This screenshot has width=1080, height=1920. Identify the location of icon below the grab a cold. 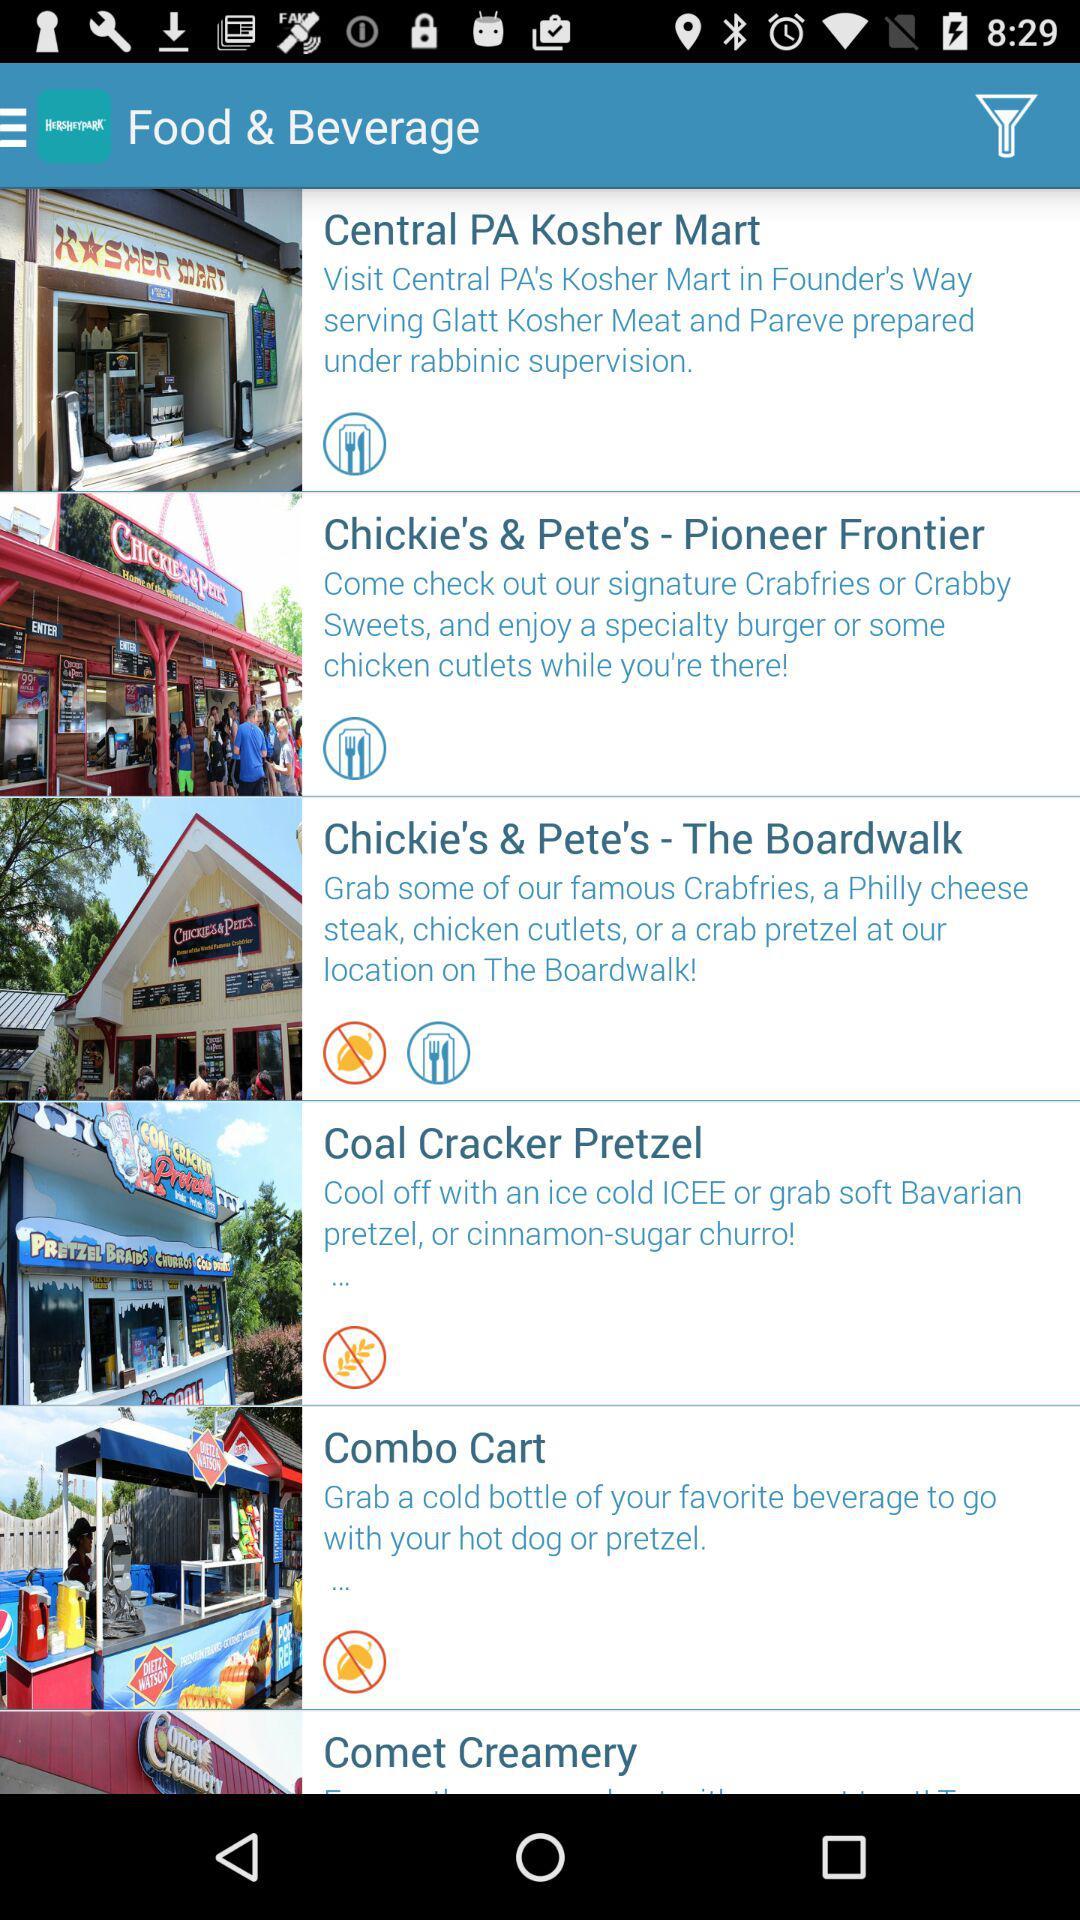
(353, 1661).